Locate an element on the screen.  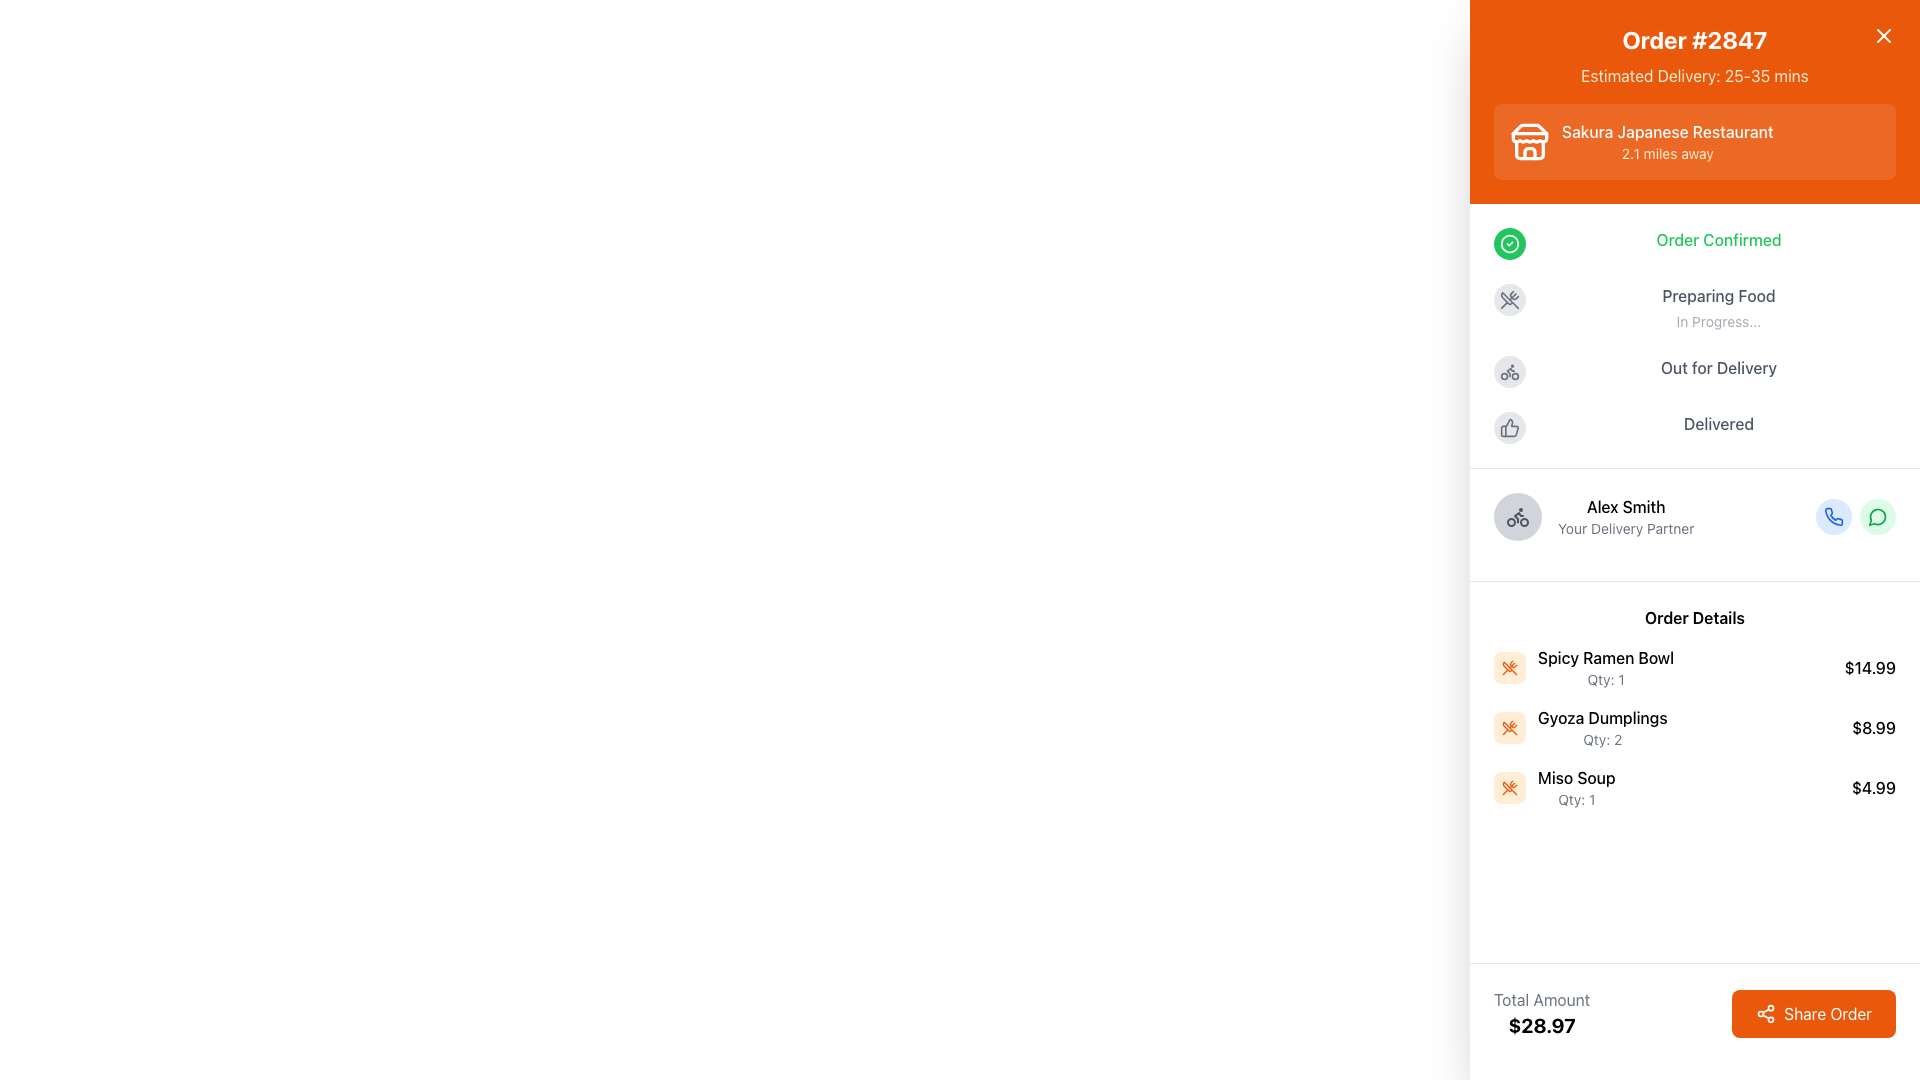
the text label that provides feedback about the 'Preparing Food' stage, located directly below the 'Preparing Food' text in the order status section is located at coordinates (1717, 320).